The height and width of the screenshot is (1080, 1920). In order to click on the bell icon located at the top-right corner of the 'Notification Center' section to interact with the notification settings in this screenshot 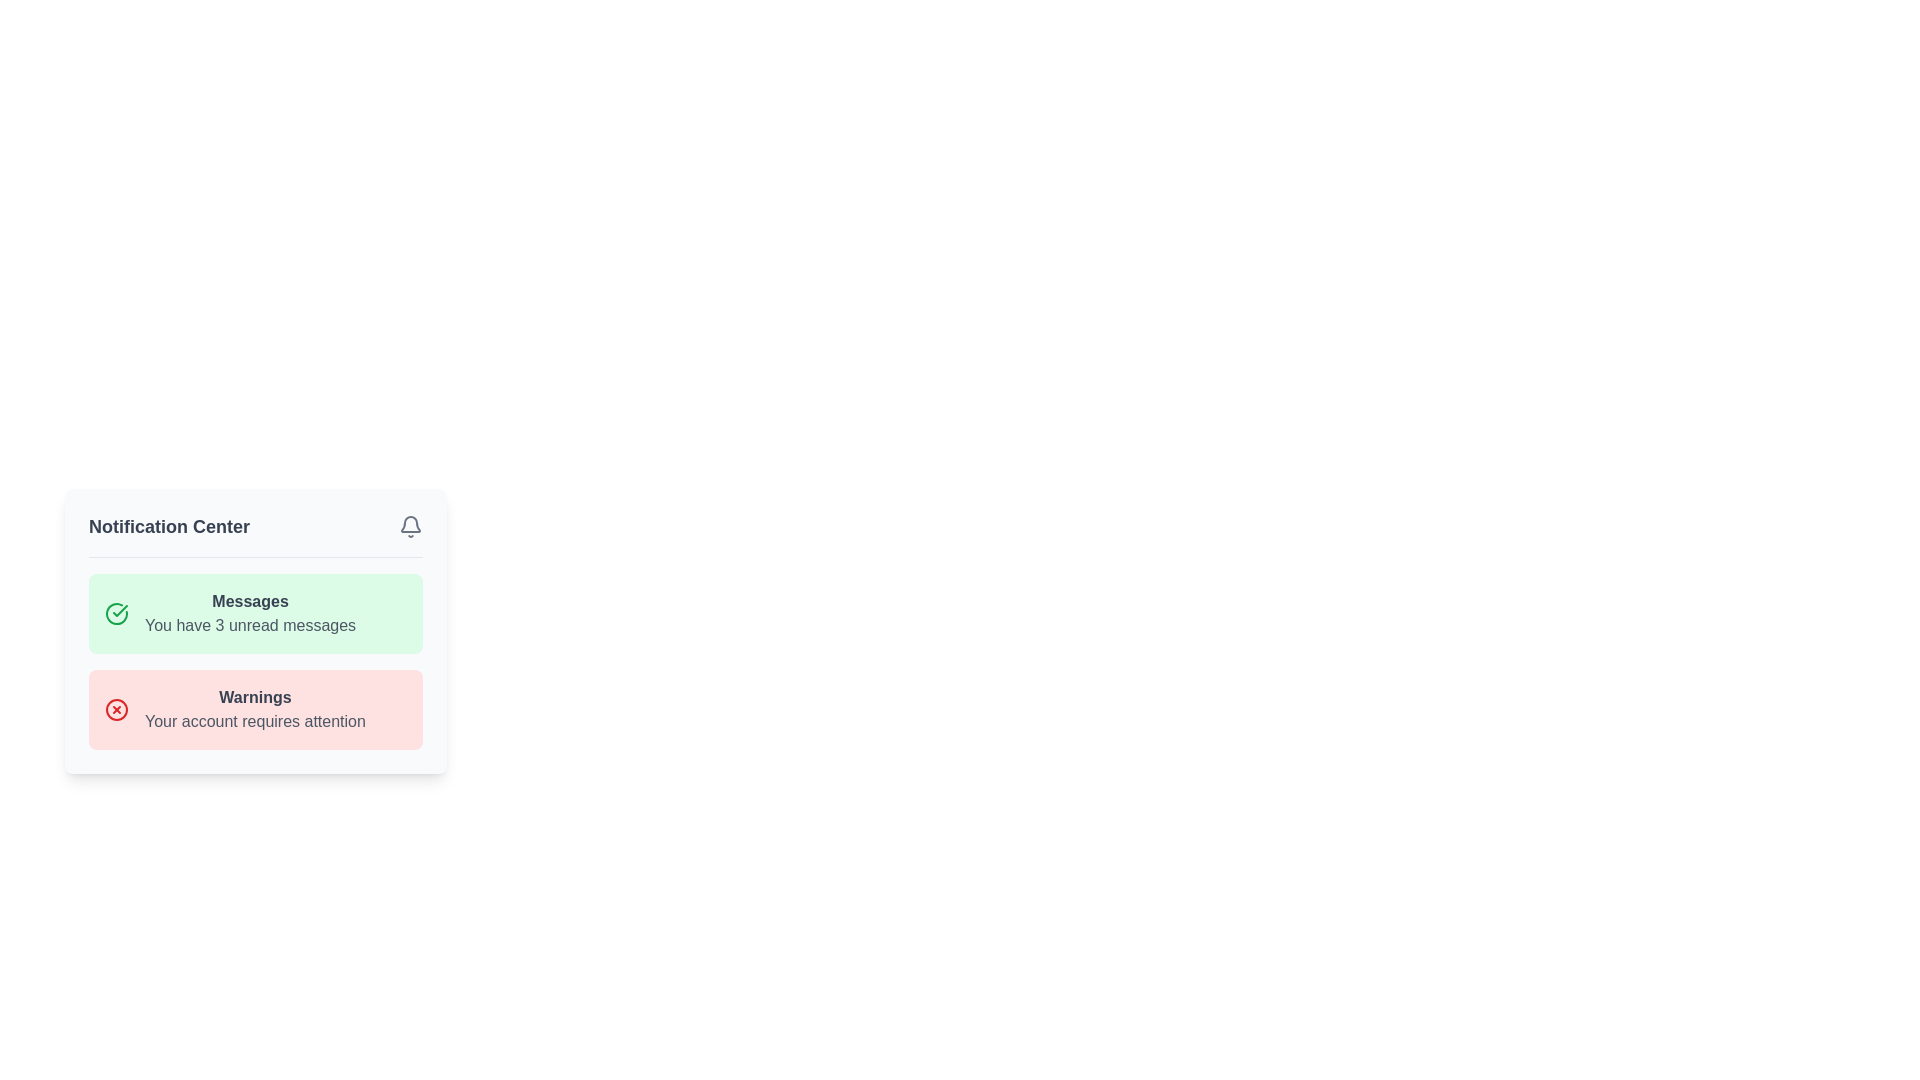, I will do `click(410, 526)`.